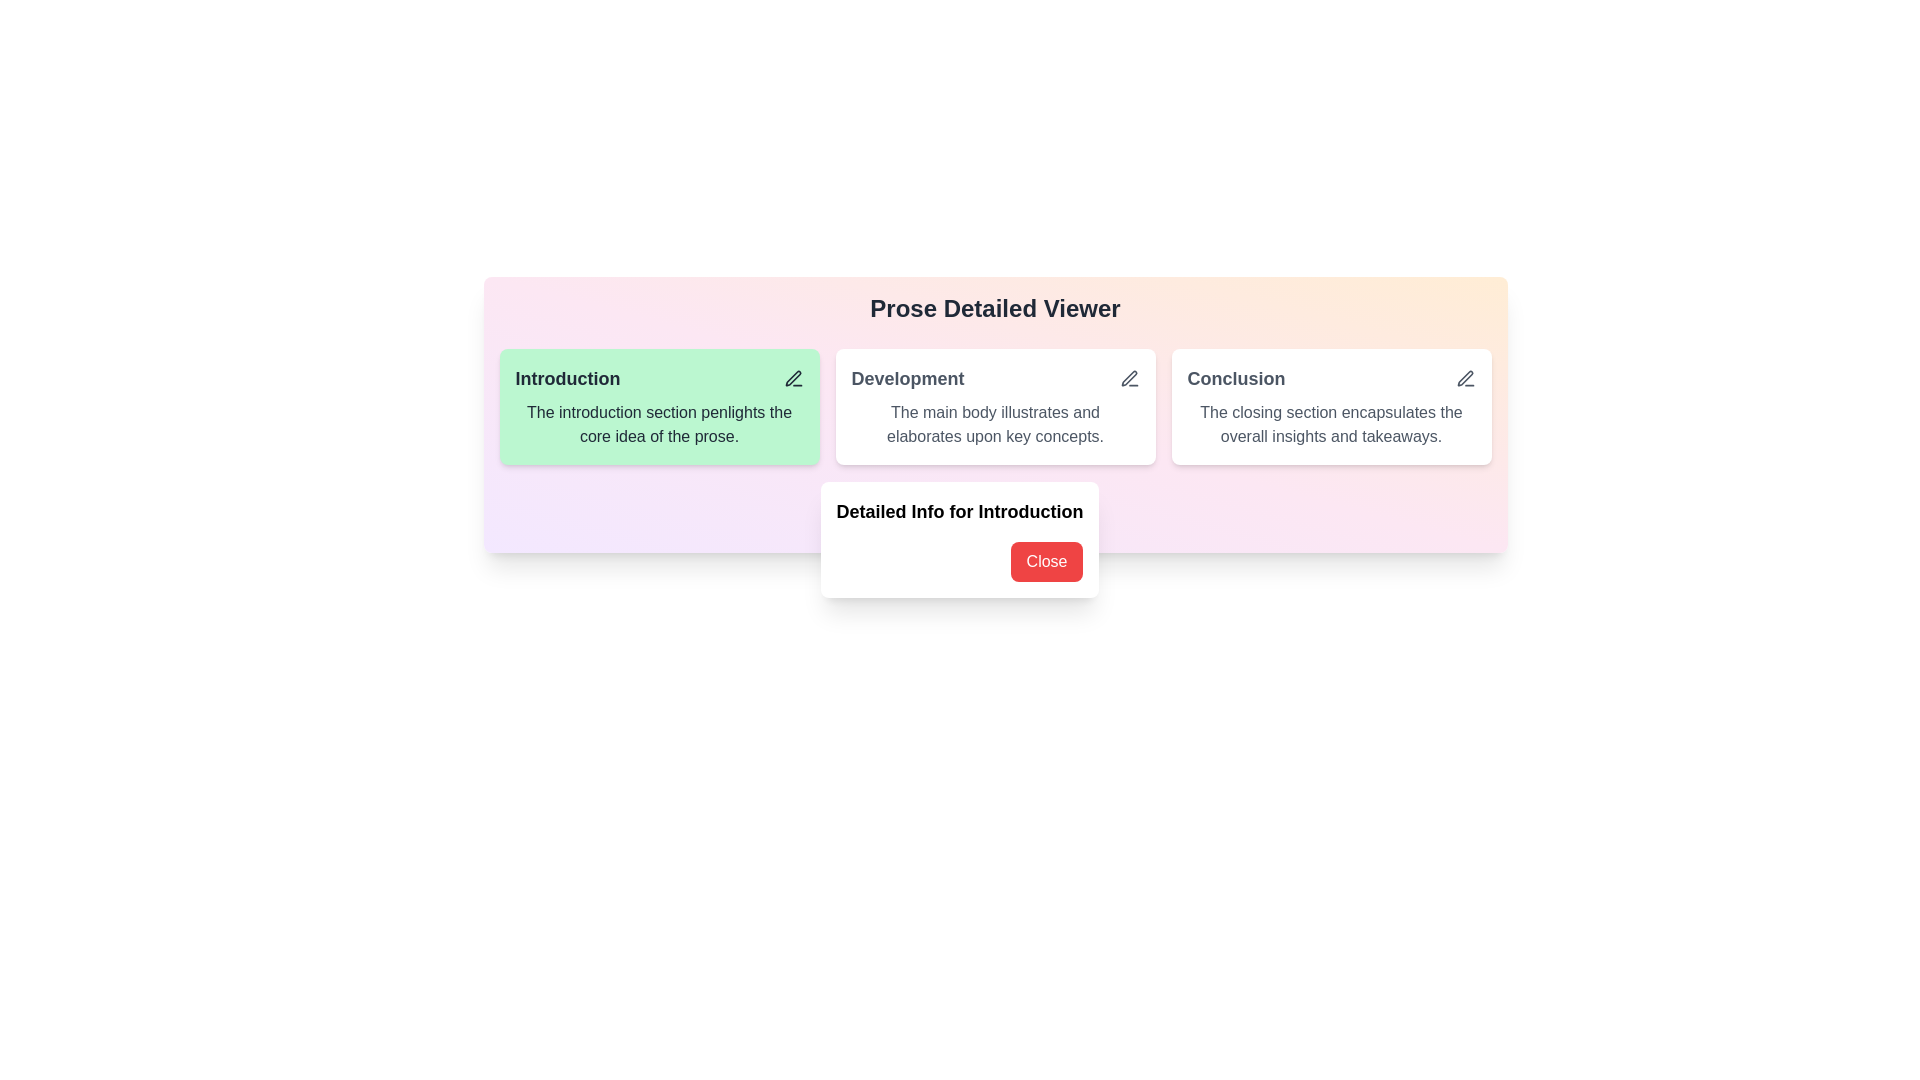 The height and width of the screenshot is (1080, 1920). What do you see at coordinates (960, 540) in the screenshot?
I see `the 'Close' button located at the lower-right corner of the modal dialog box` at bounding box center [960, 540].